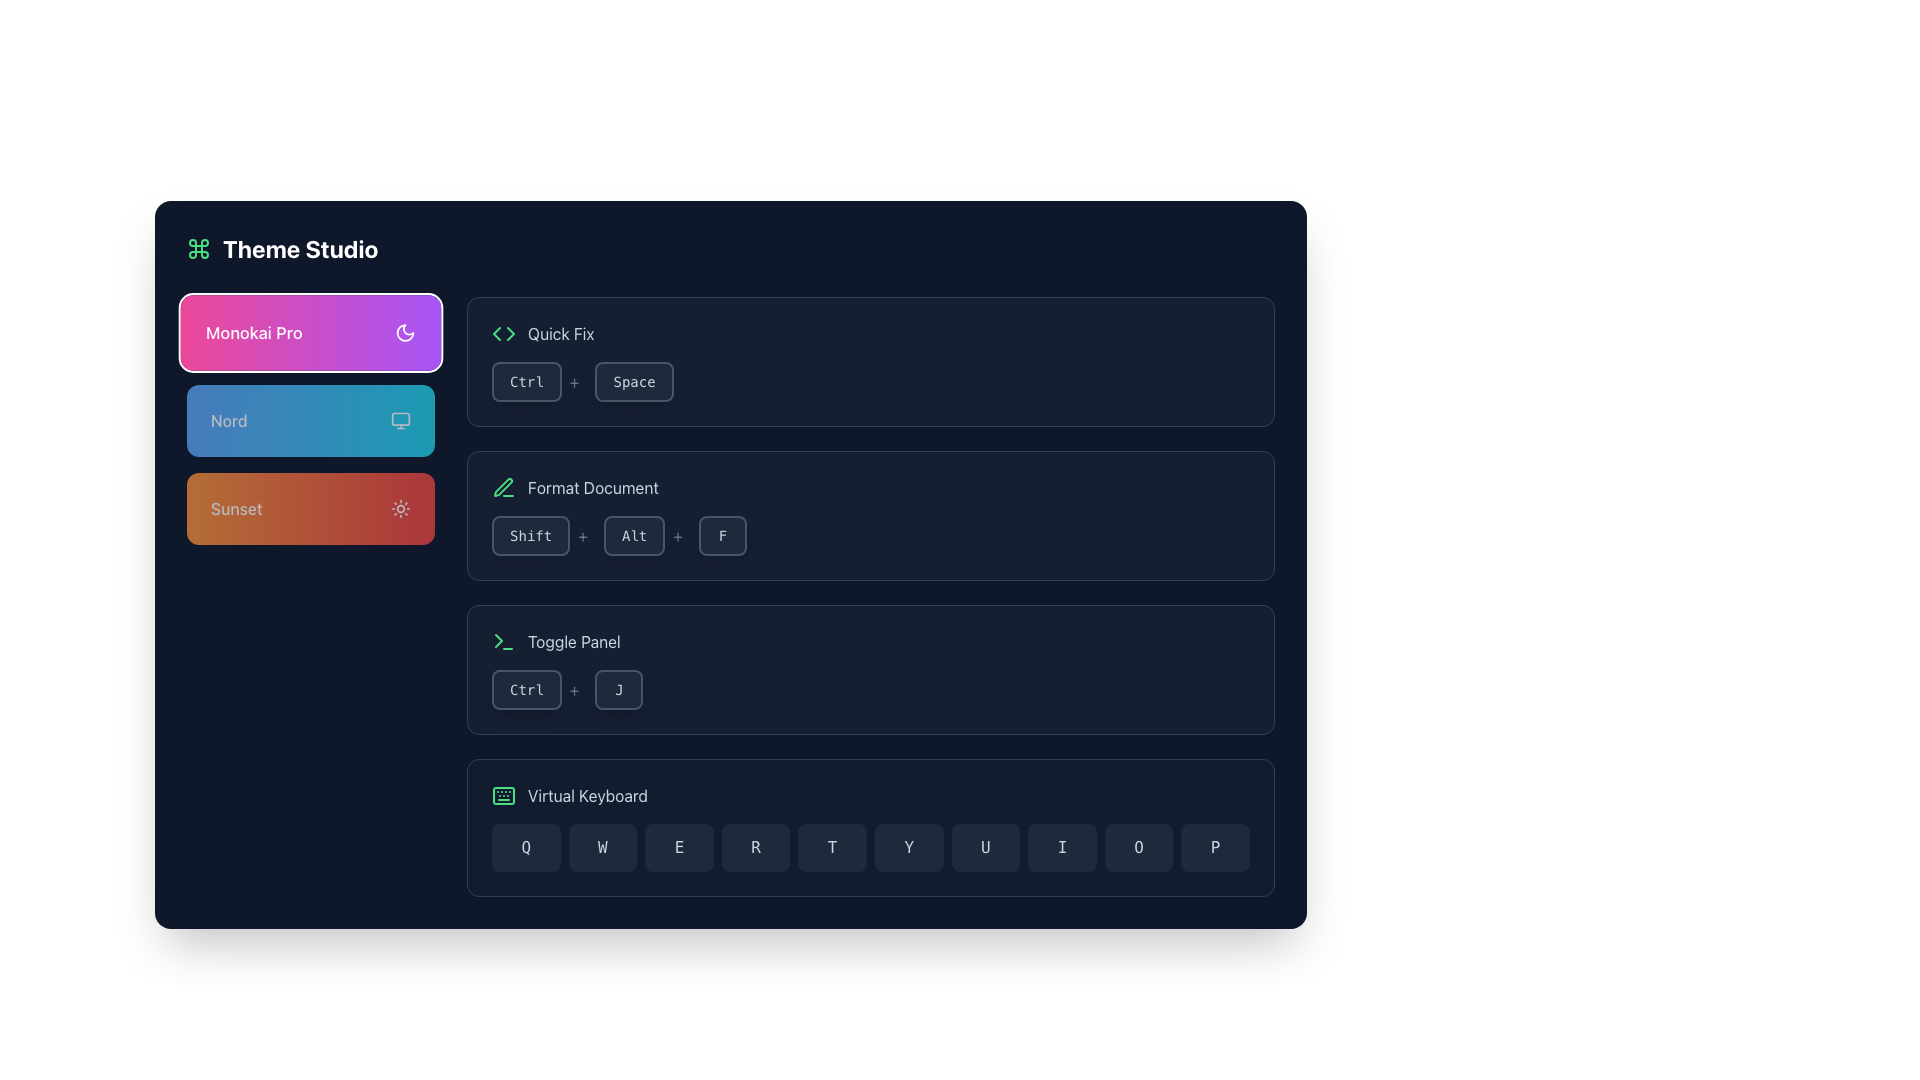 The width and height of the screenshot is (1920, 1080). I want to click on the button labeled 'I', which is the eighth button in a horizontal grid of buttons labeled 'QWERTYUIOP', to input the character 'I', so click(1061, 848).